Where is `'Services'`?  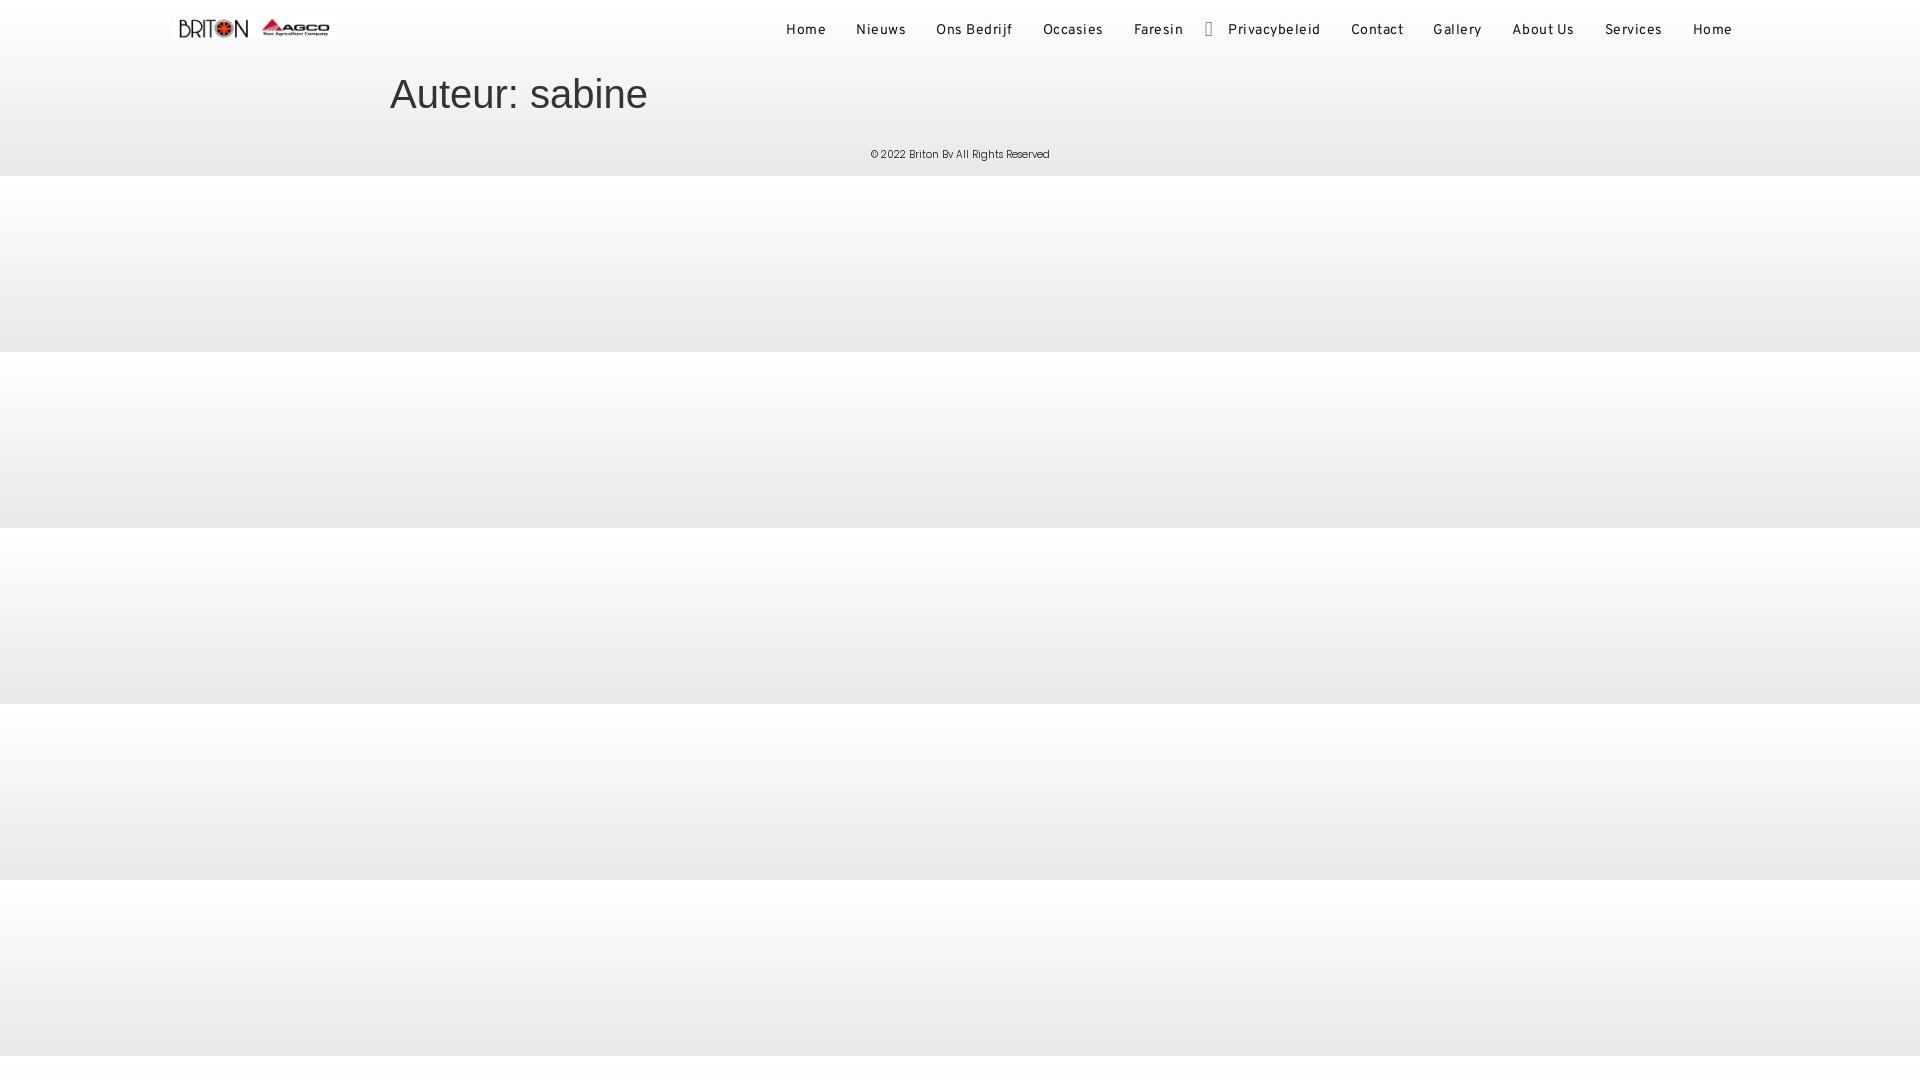 'Services' is located at coordinates (1588, 30).